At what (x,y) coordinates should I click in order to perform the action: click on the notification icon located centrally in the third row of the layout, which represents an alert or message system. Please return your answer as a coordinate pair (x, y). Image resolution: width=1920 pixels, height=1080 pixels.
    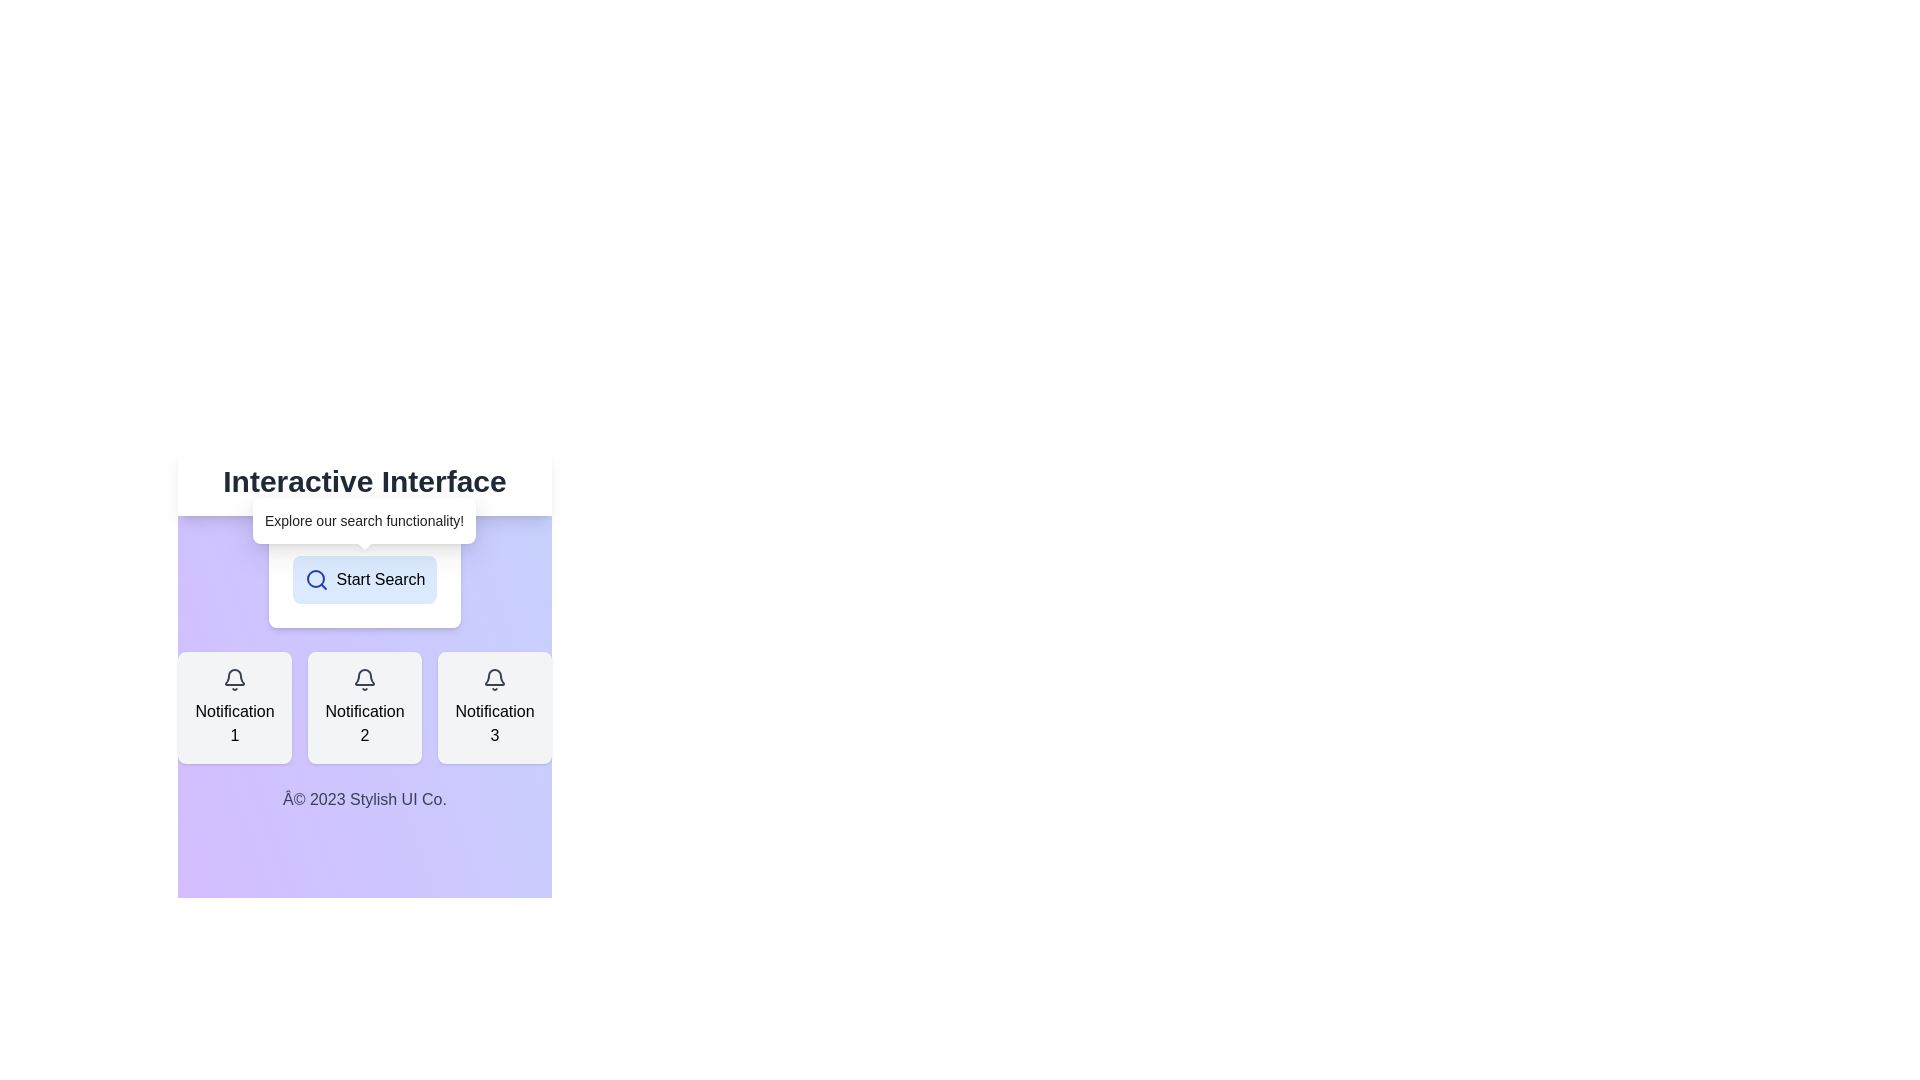
    Looking at the image, I should click on (494, 678).